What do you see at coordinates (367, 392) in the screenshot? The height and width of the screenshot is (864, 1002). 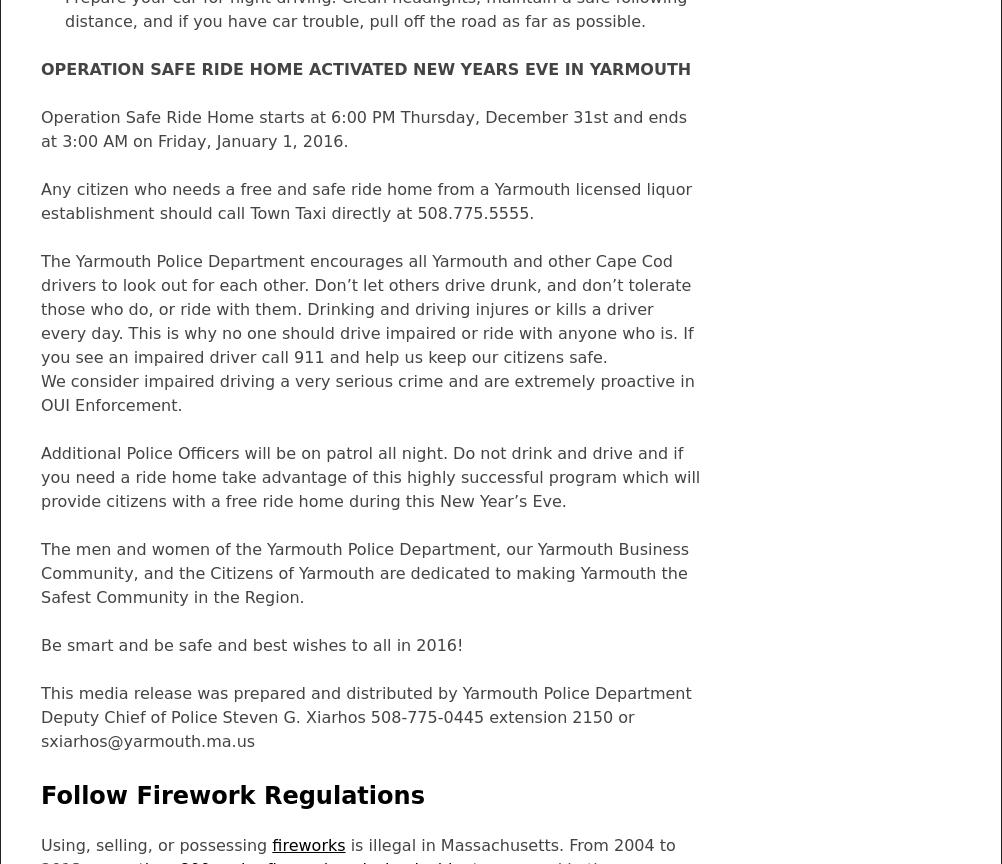 I see `'very serious crime and are extremely proactive in OUI Enforcement.'` at bounding box center [367, 392].